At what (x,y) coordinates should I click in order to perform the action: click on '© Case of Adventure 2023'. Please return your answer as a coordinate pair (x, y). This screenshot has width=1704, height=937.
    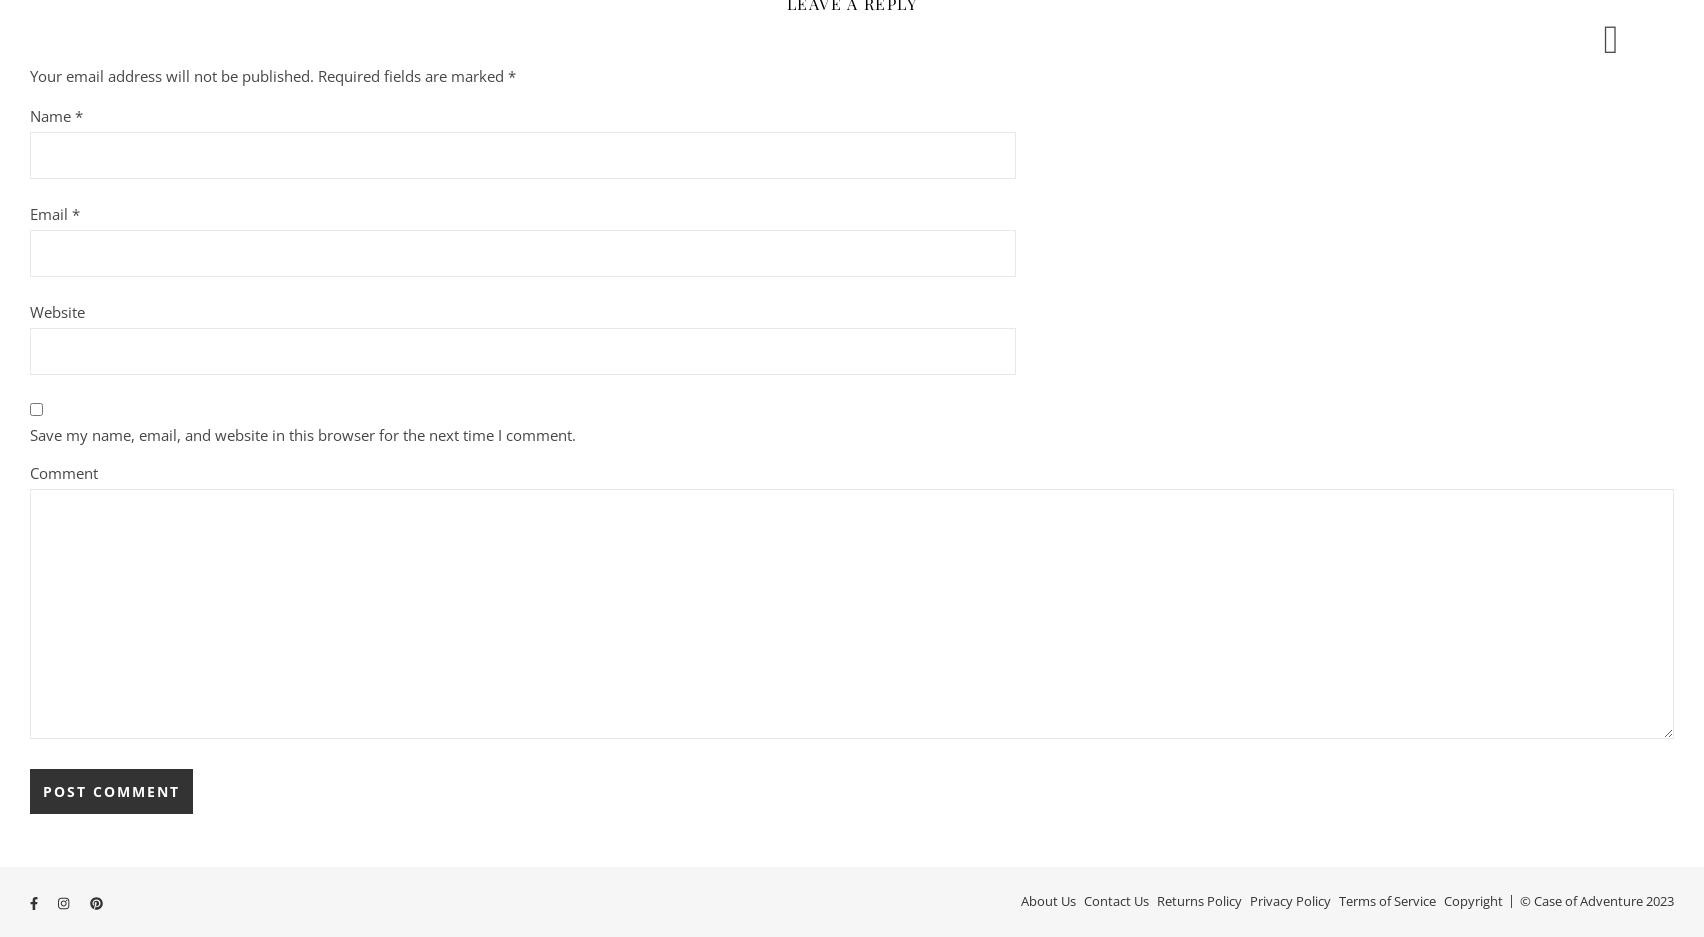
    Looking at the image, I should click on (1595, 900).